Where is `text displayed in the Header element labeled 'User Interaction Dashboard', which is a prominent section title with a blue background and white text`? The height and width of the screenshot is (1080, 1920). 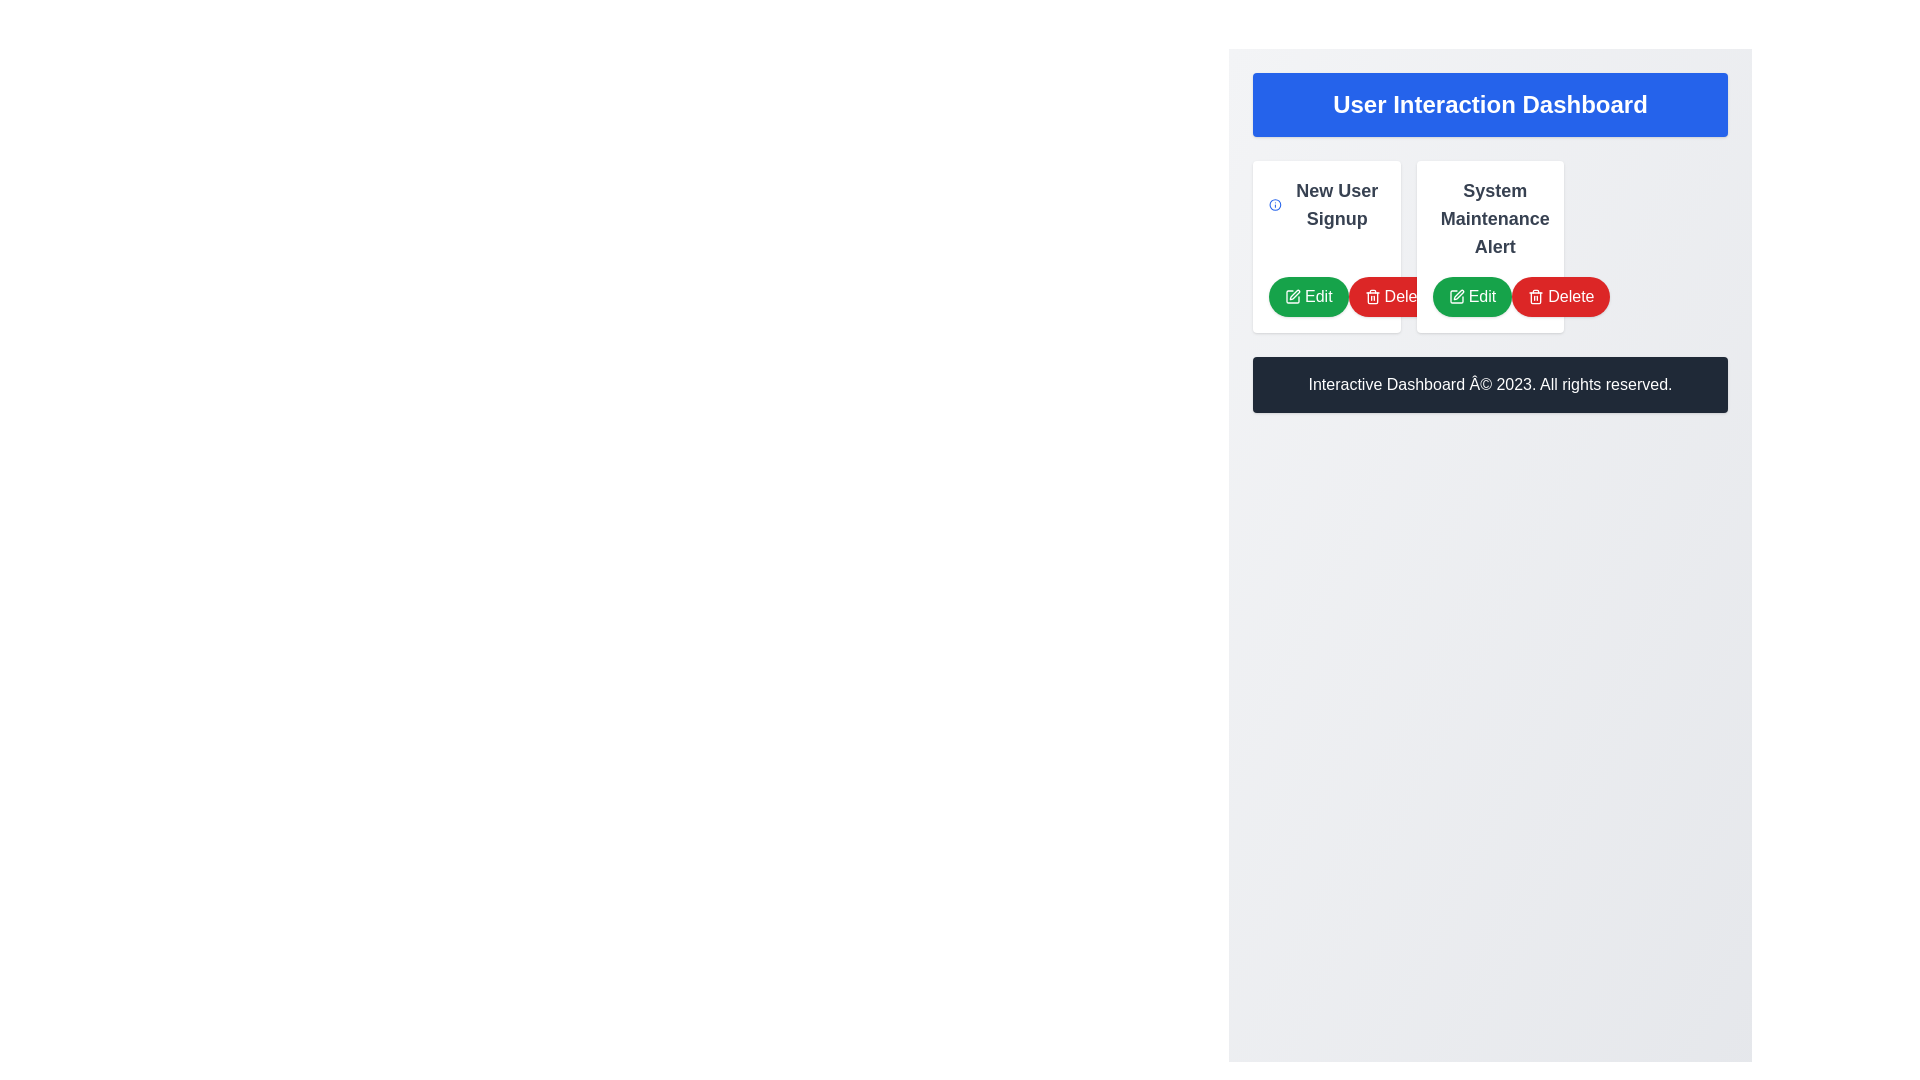 text displayed in the Header element labeled 'User Interaction Dashboard', which is a prominent section title with a blue background and white text is located at coordinates (1490, 104).